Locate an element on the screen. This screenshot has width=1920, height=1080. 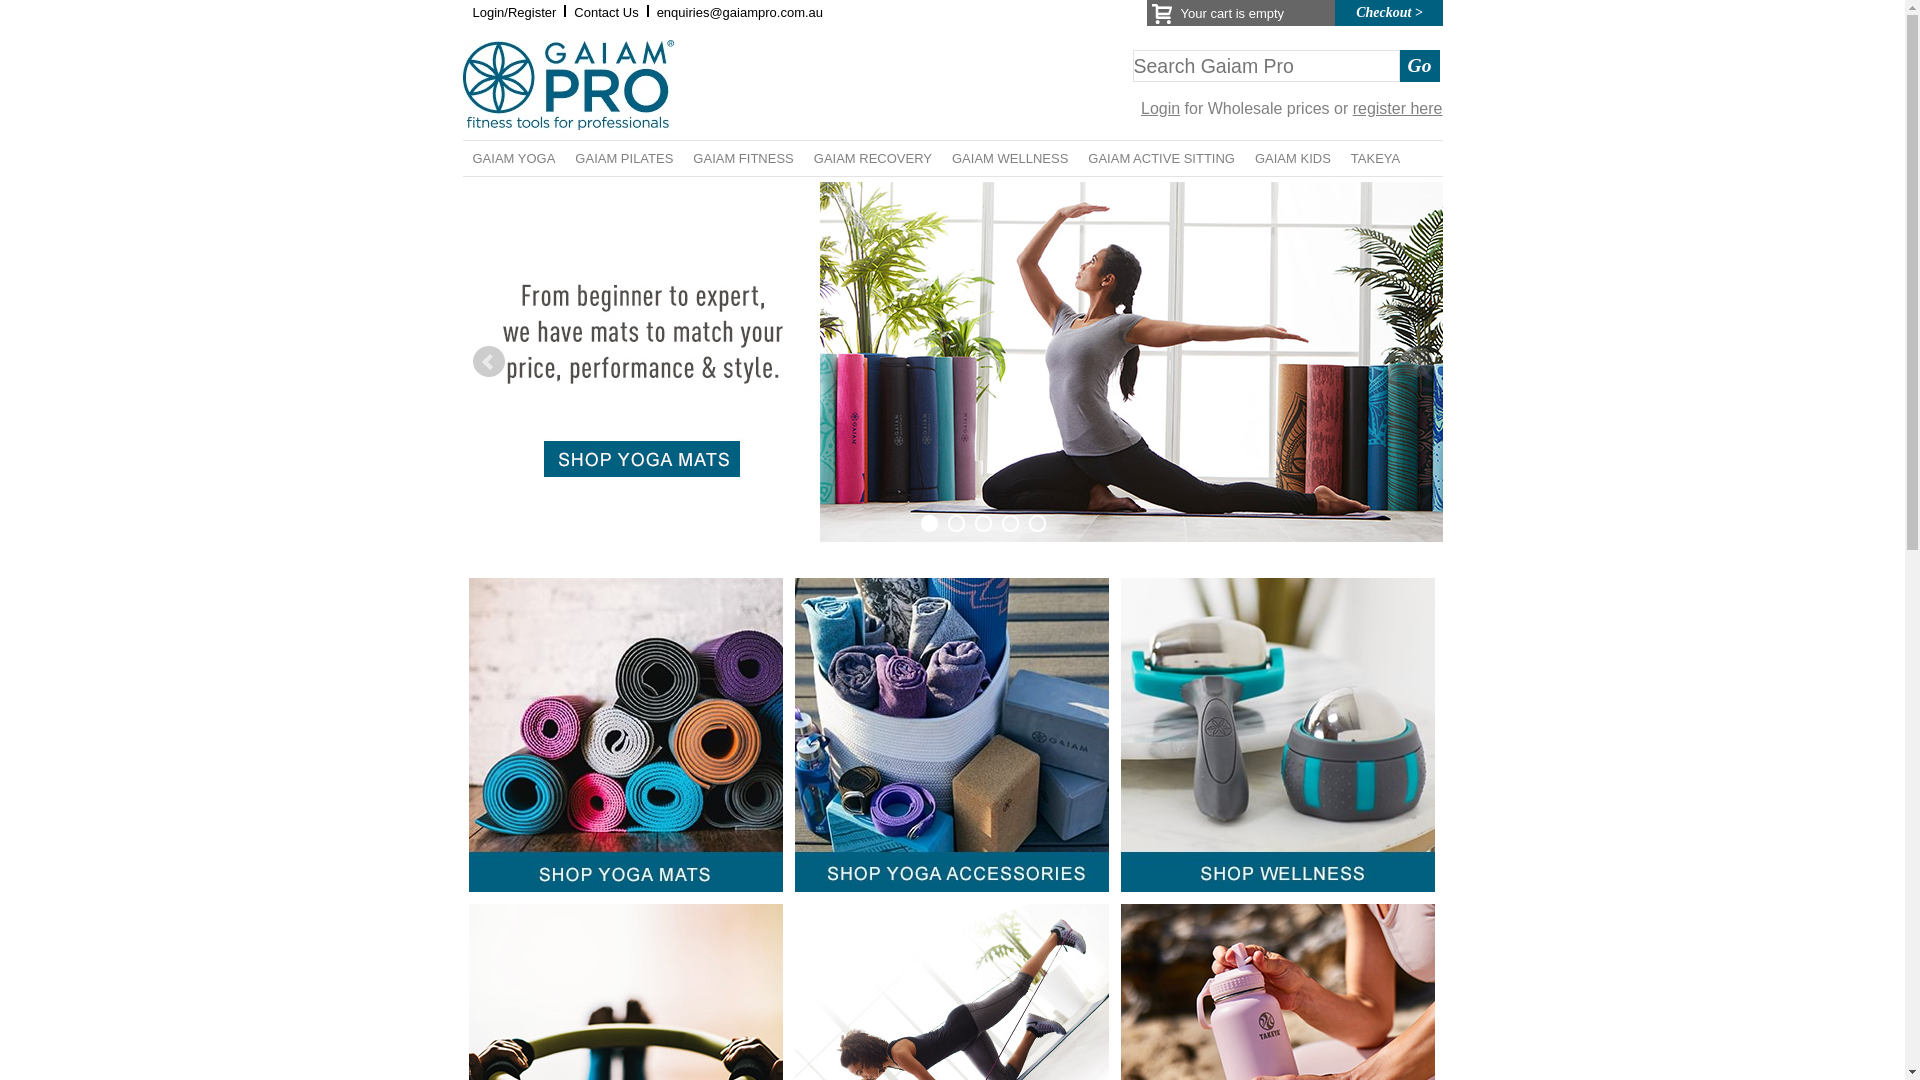
'4' is located at coordinates (1010, 522).